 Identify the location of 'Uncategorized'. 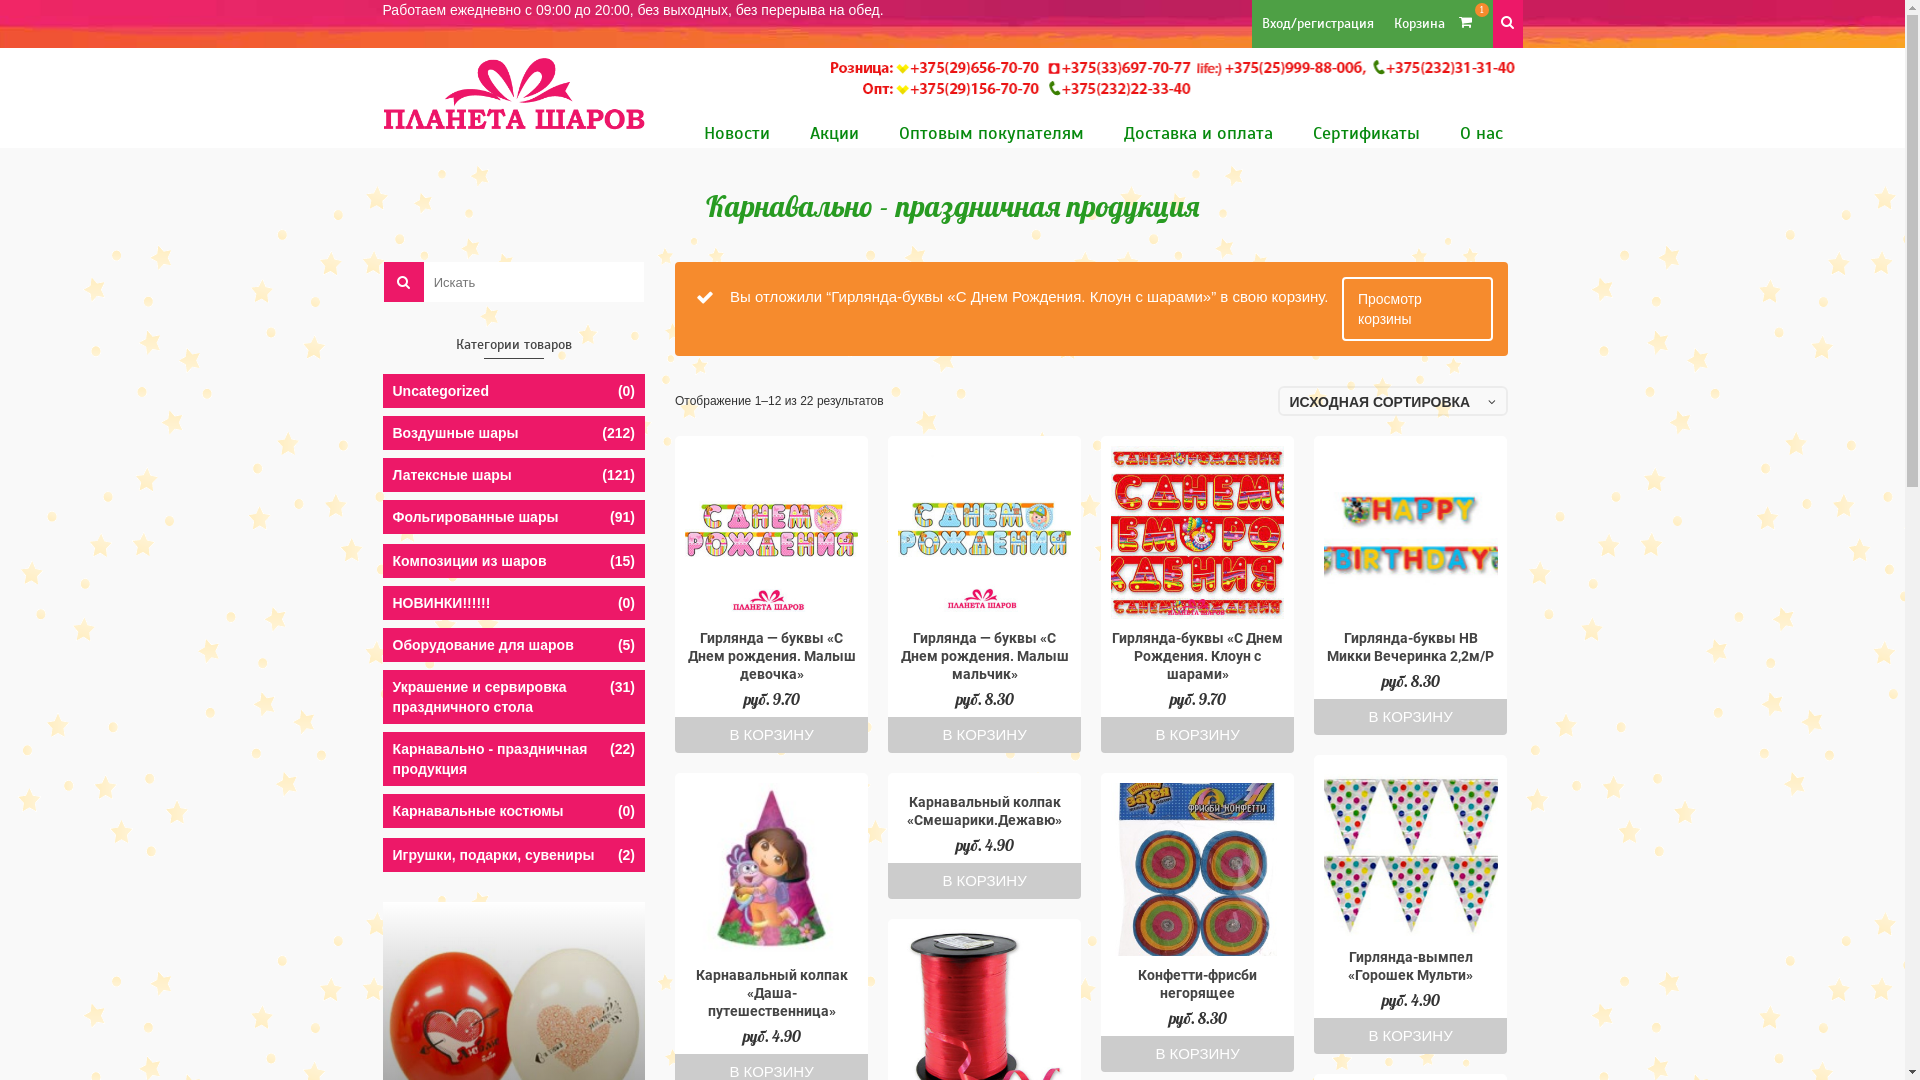
(513, 390).